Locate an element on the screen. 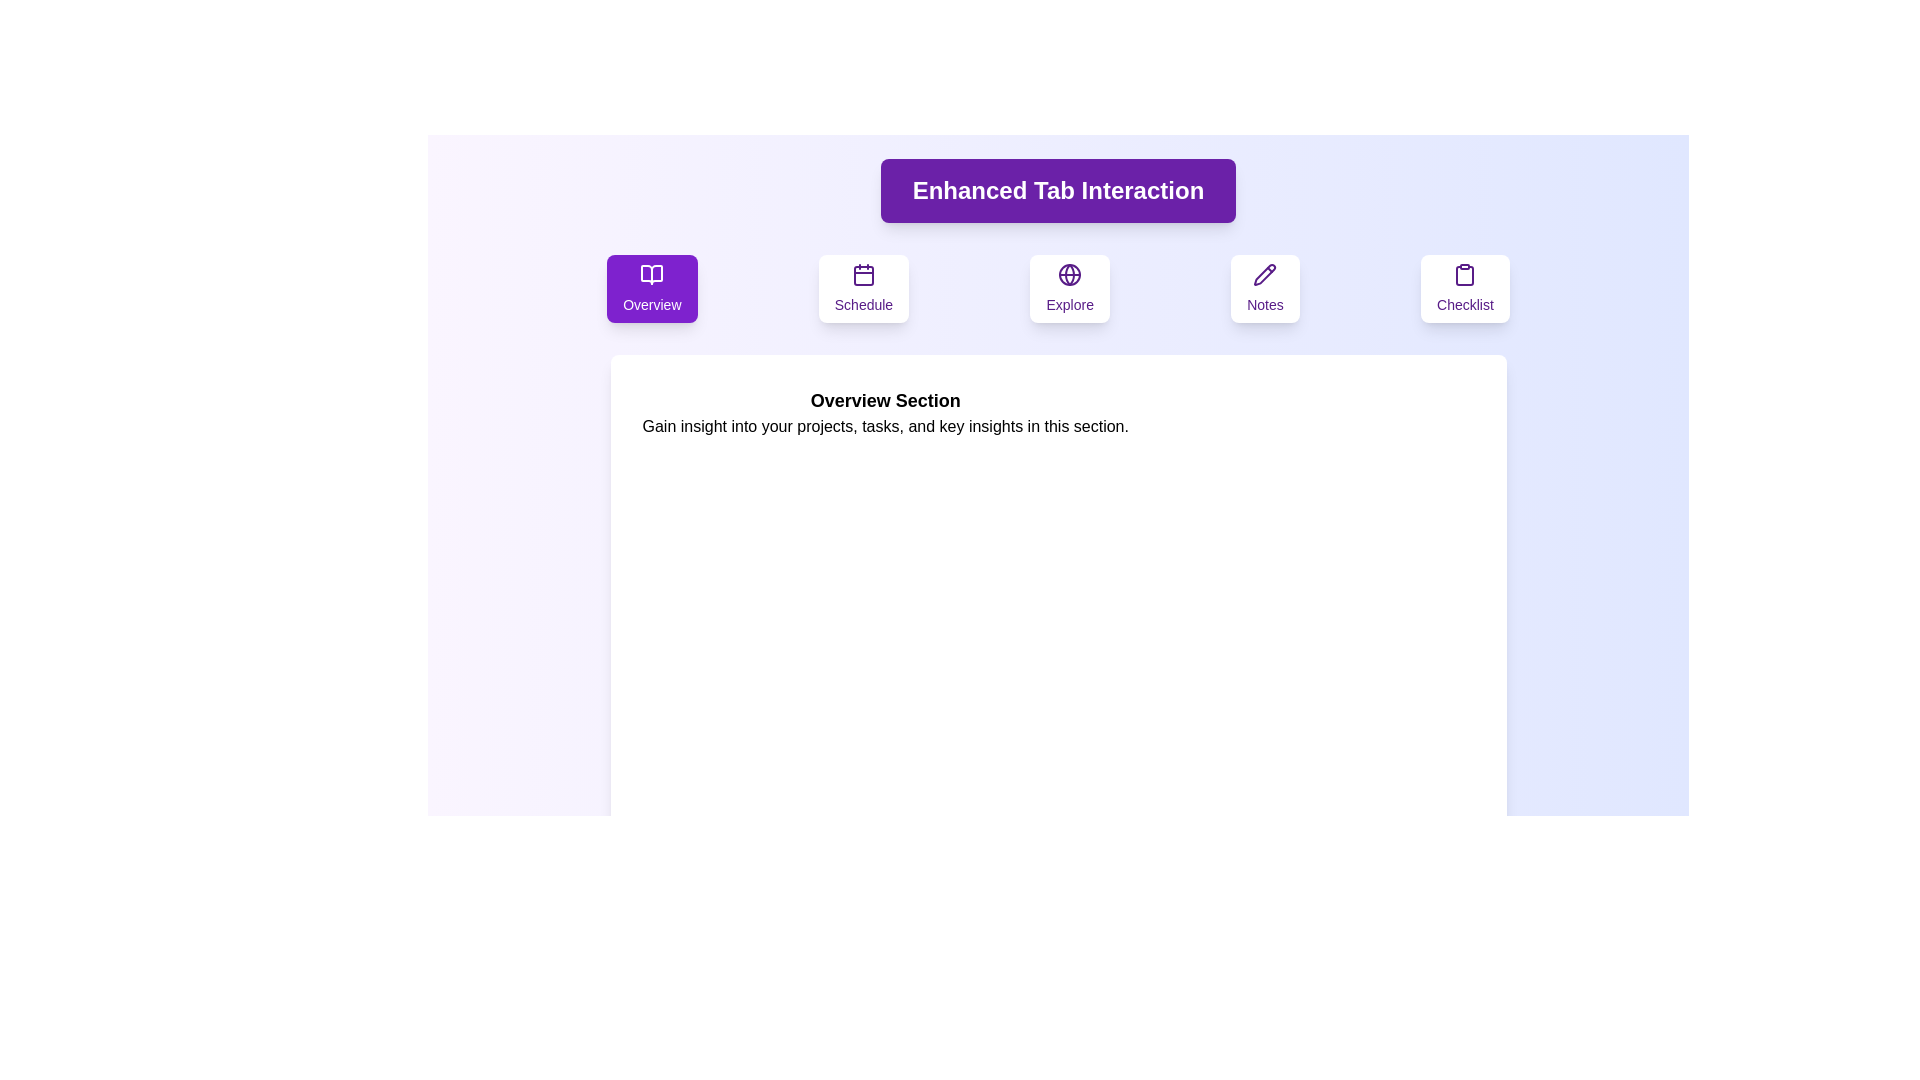 The height and width of the screenshot is (1080, 1920). the 'Overview' icon in the top-left navigation menu, which serves as the graphical representation of the button is located at coordinates (652, 274).